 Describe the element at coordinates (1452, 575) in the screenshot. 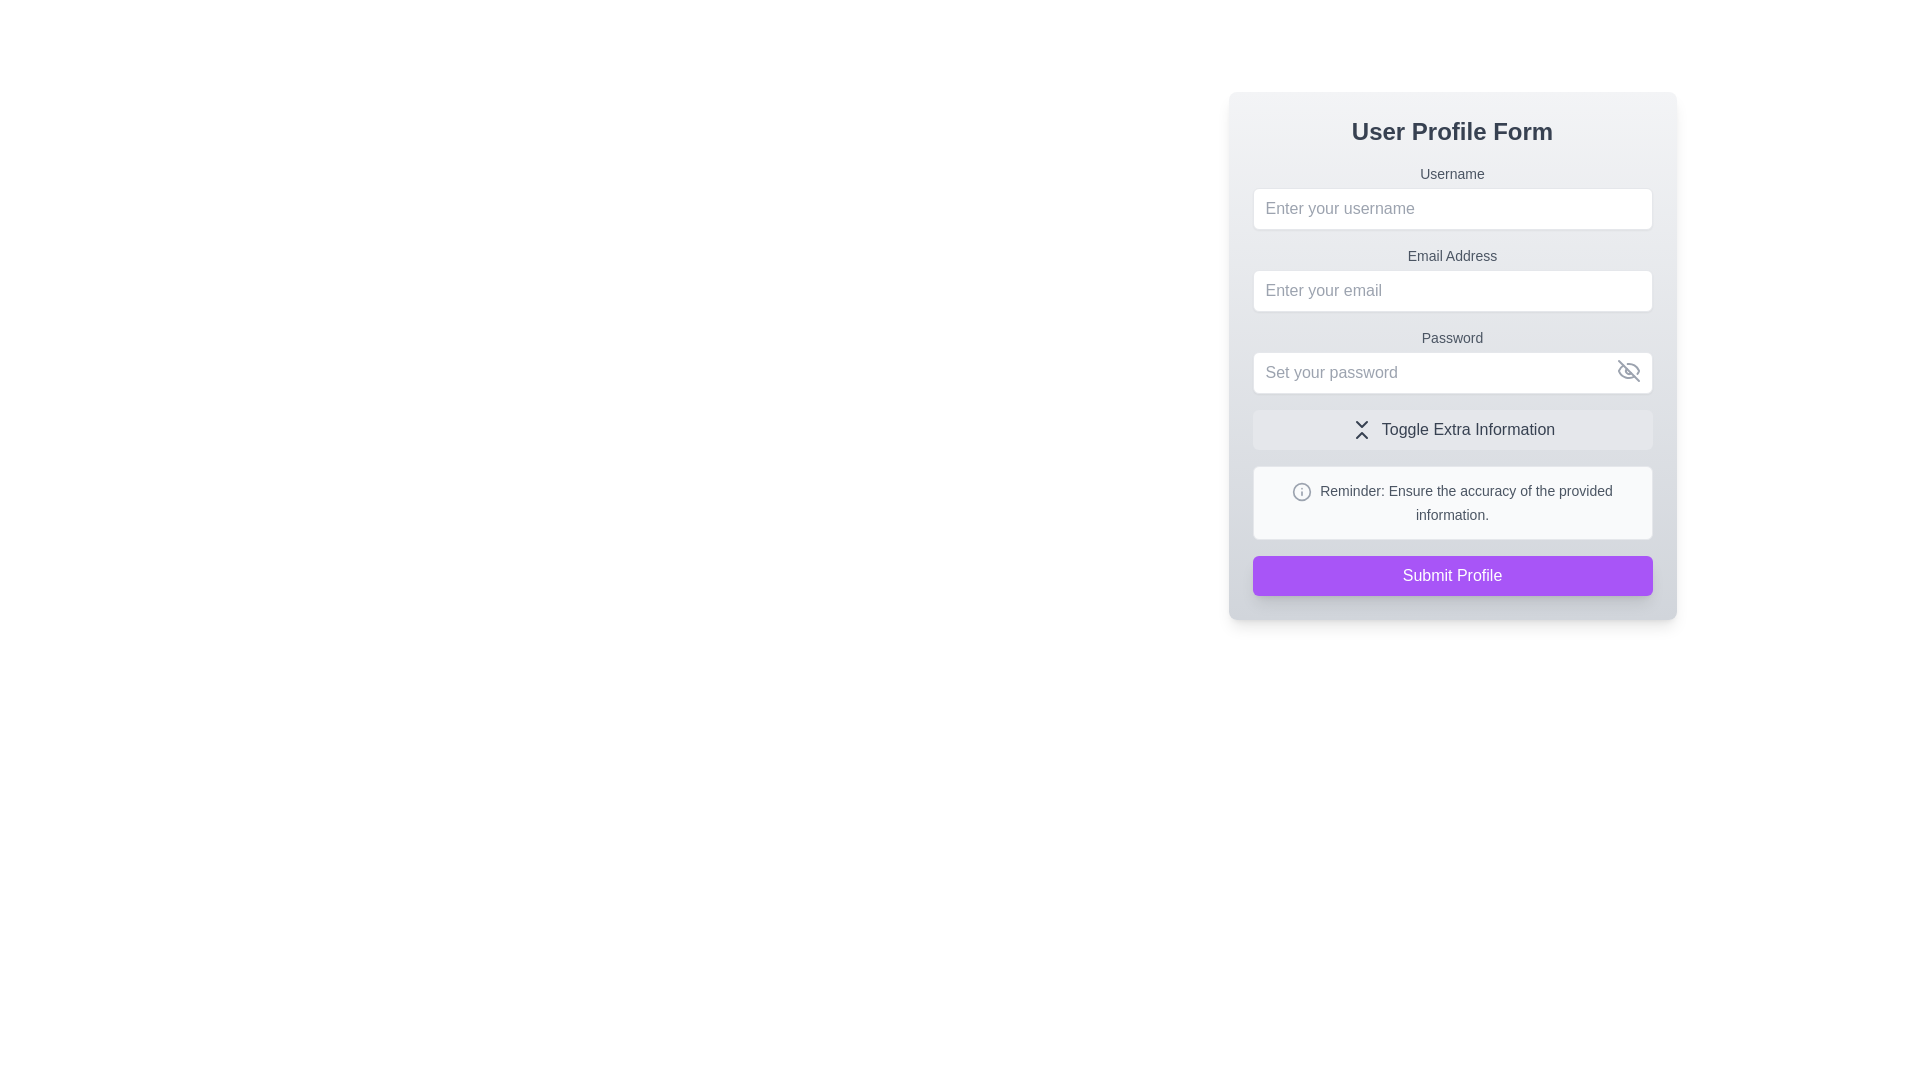

I see `the purple rectangular button labeled 'Submit Profile' to observe styling changes` at that location.